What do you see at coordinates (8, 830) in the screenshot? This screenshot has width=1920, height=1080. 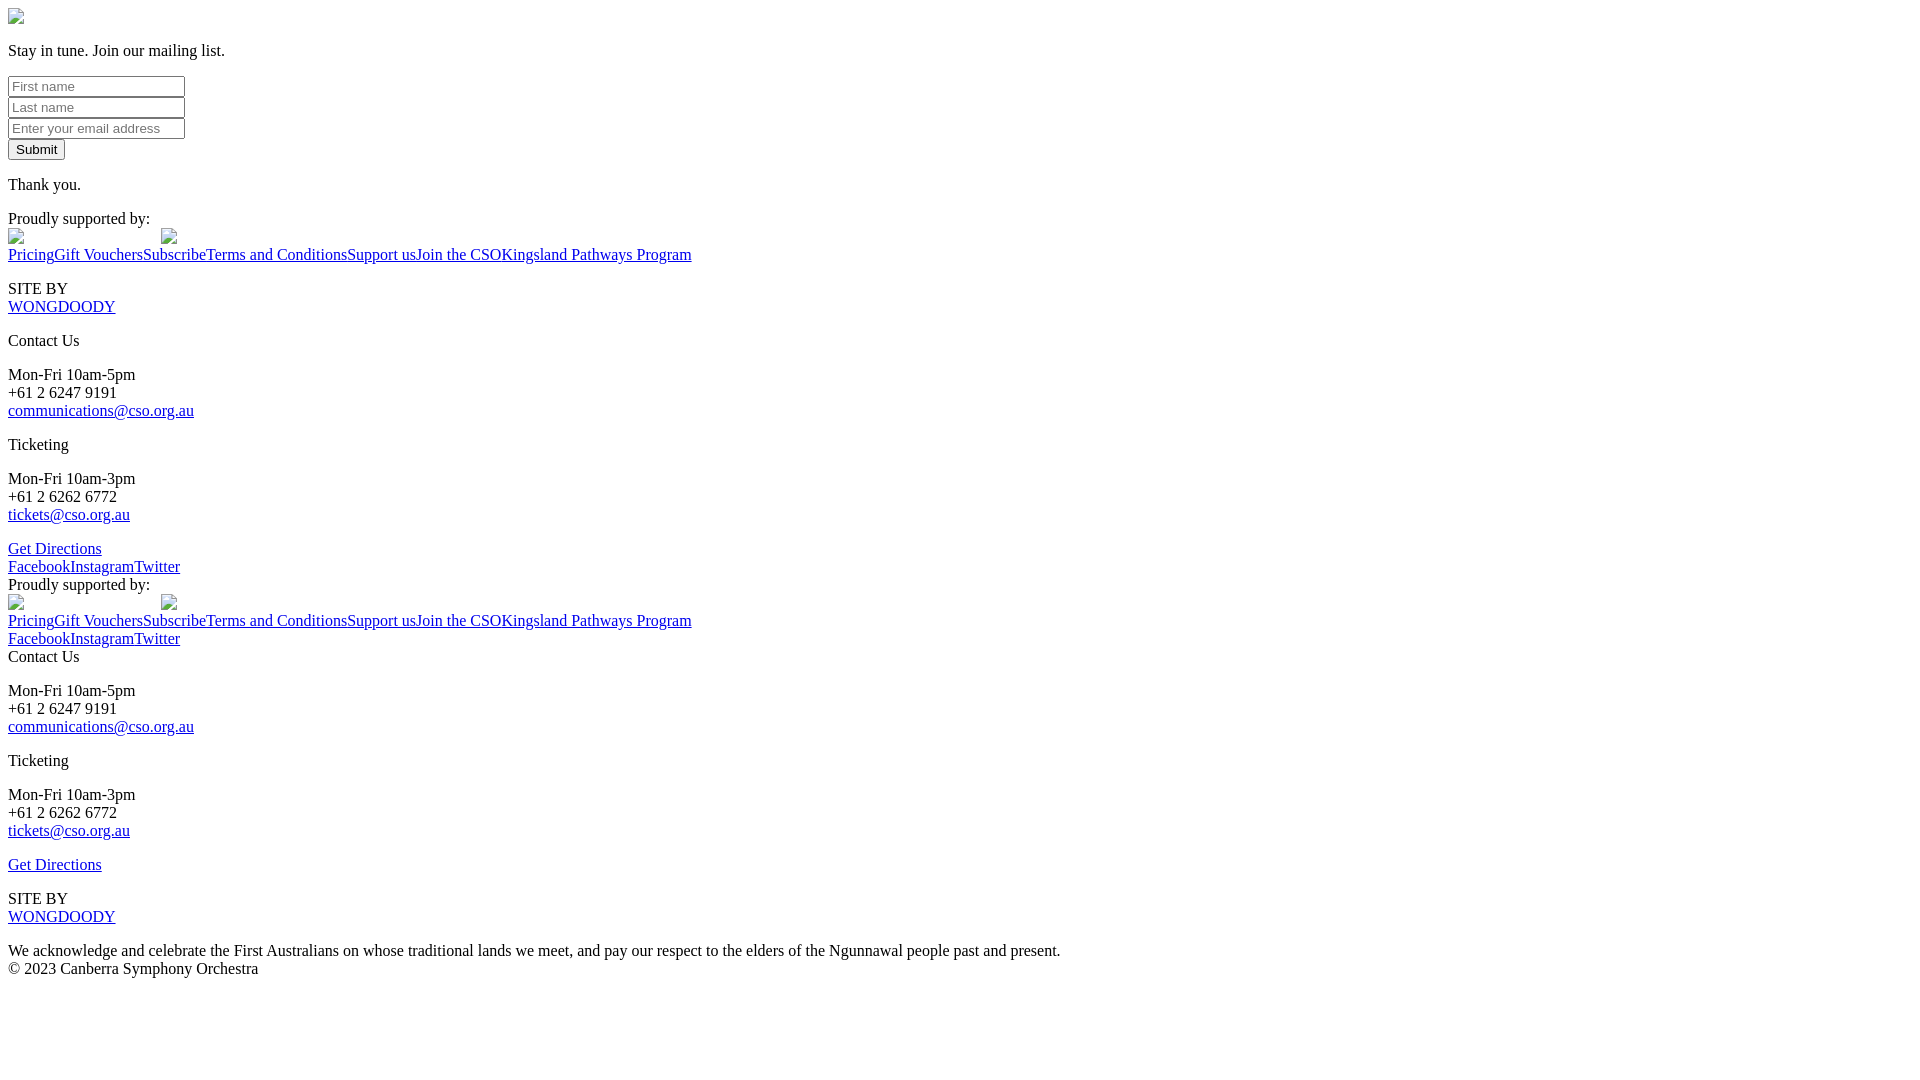 I see `'tickets@cso.org.au'` at bounding box center [8, 830].